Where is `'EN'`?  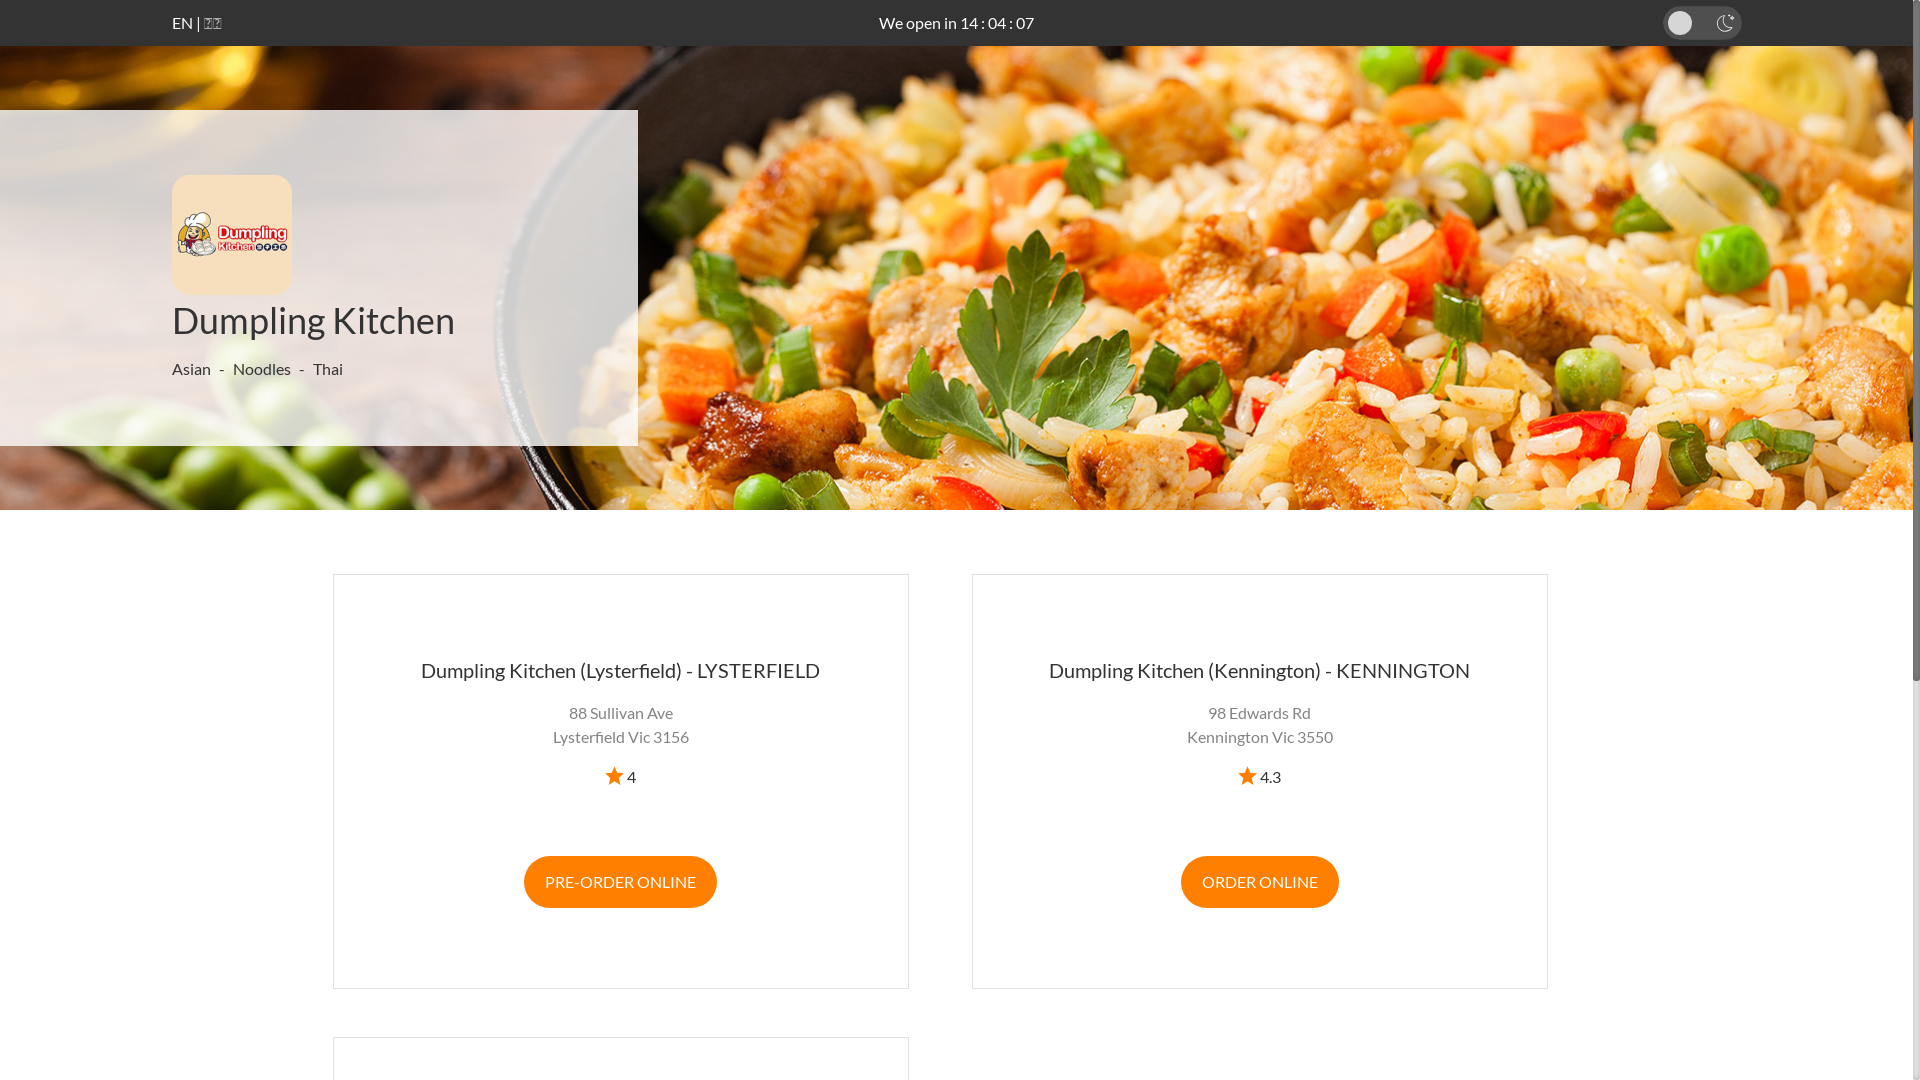
'EN' is located at coordinates (172, 22).